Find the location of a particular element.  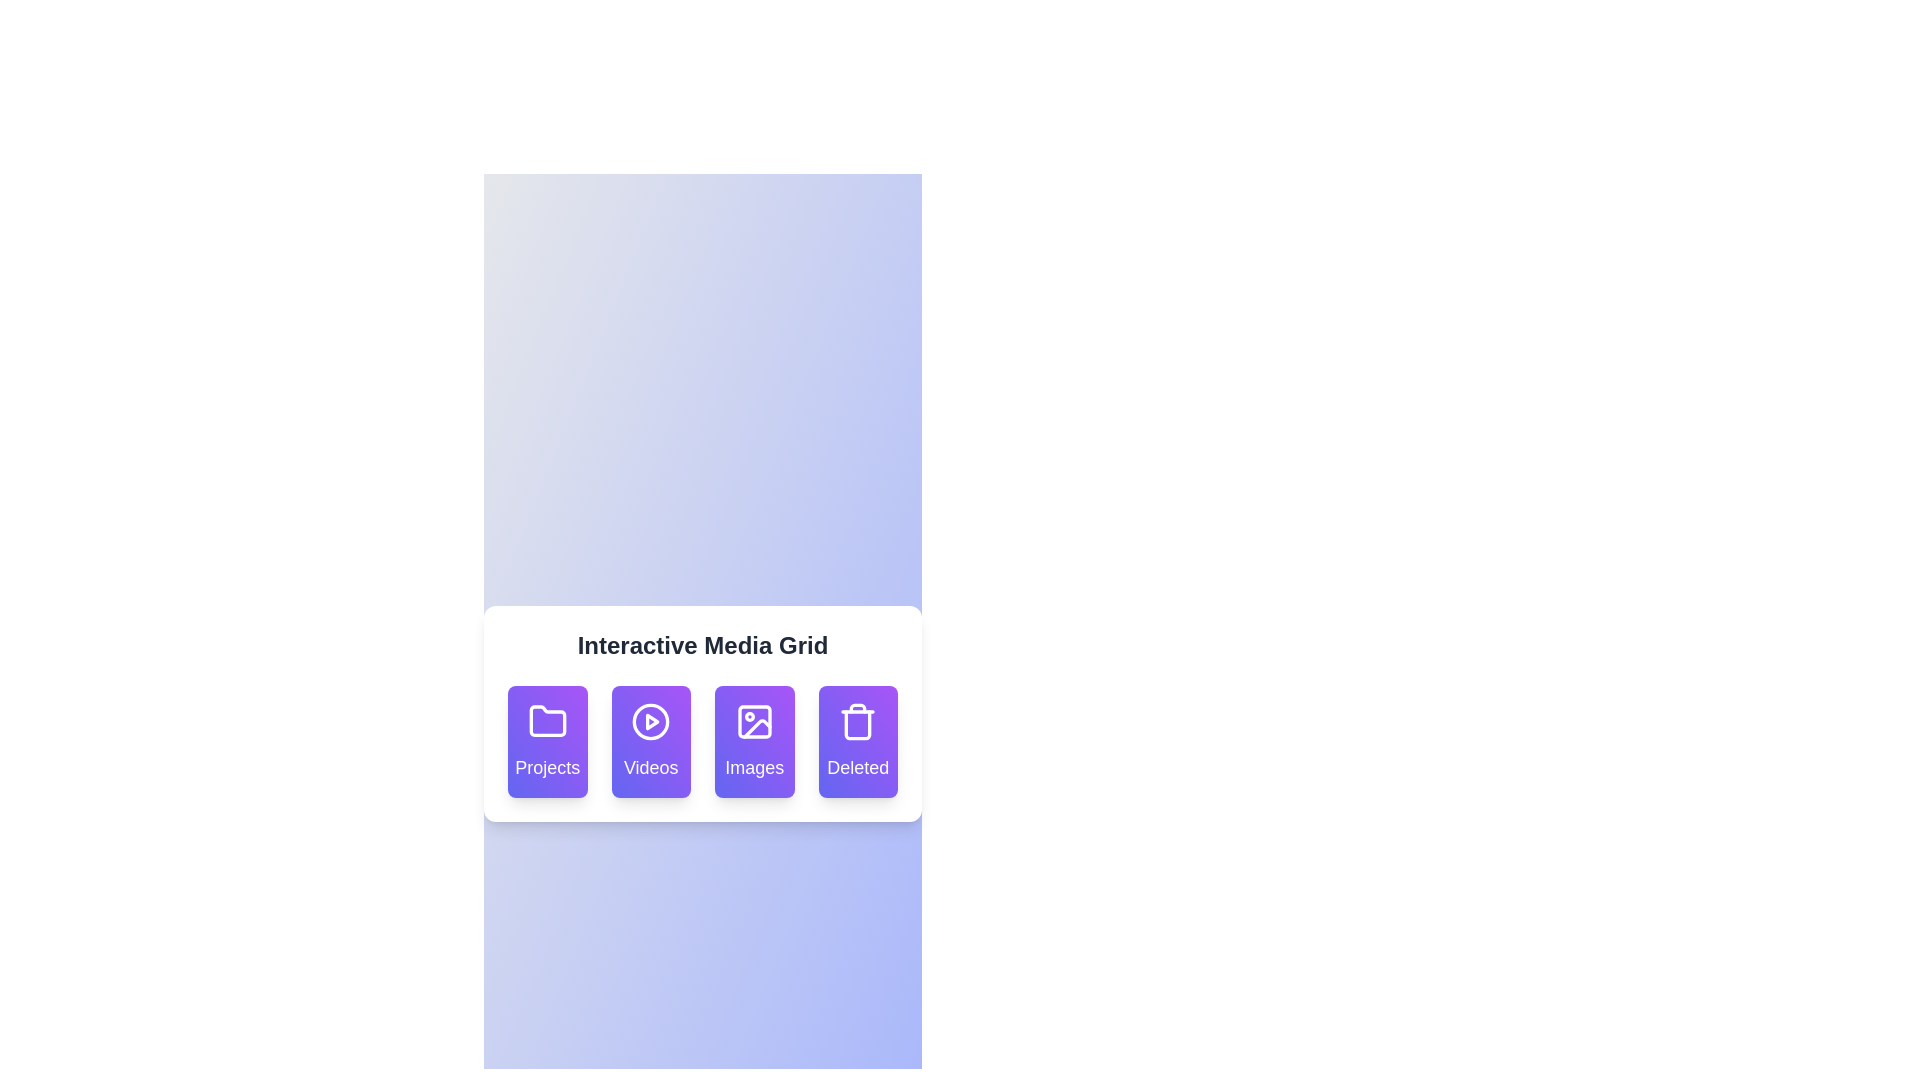

text of the 'Videos' label located underneath the play button icon in the second purple-themed card of the 'Interactive Media Grid' is located at coordinates (651, 766).